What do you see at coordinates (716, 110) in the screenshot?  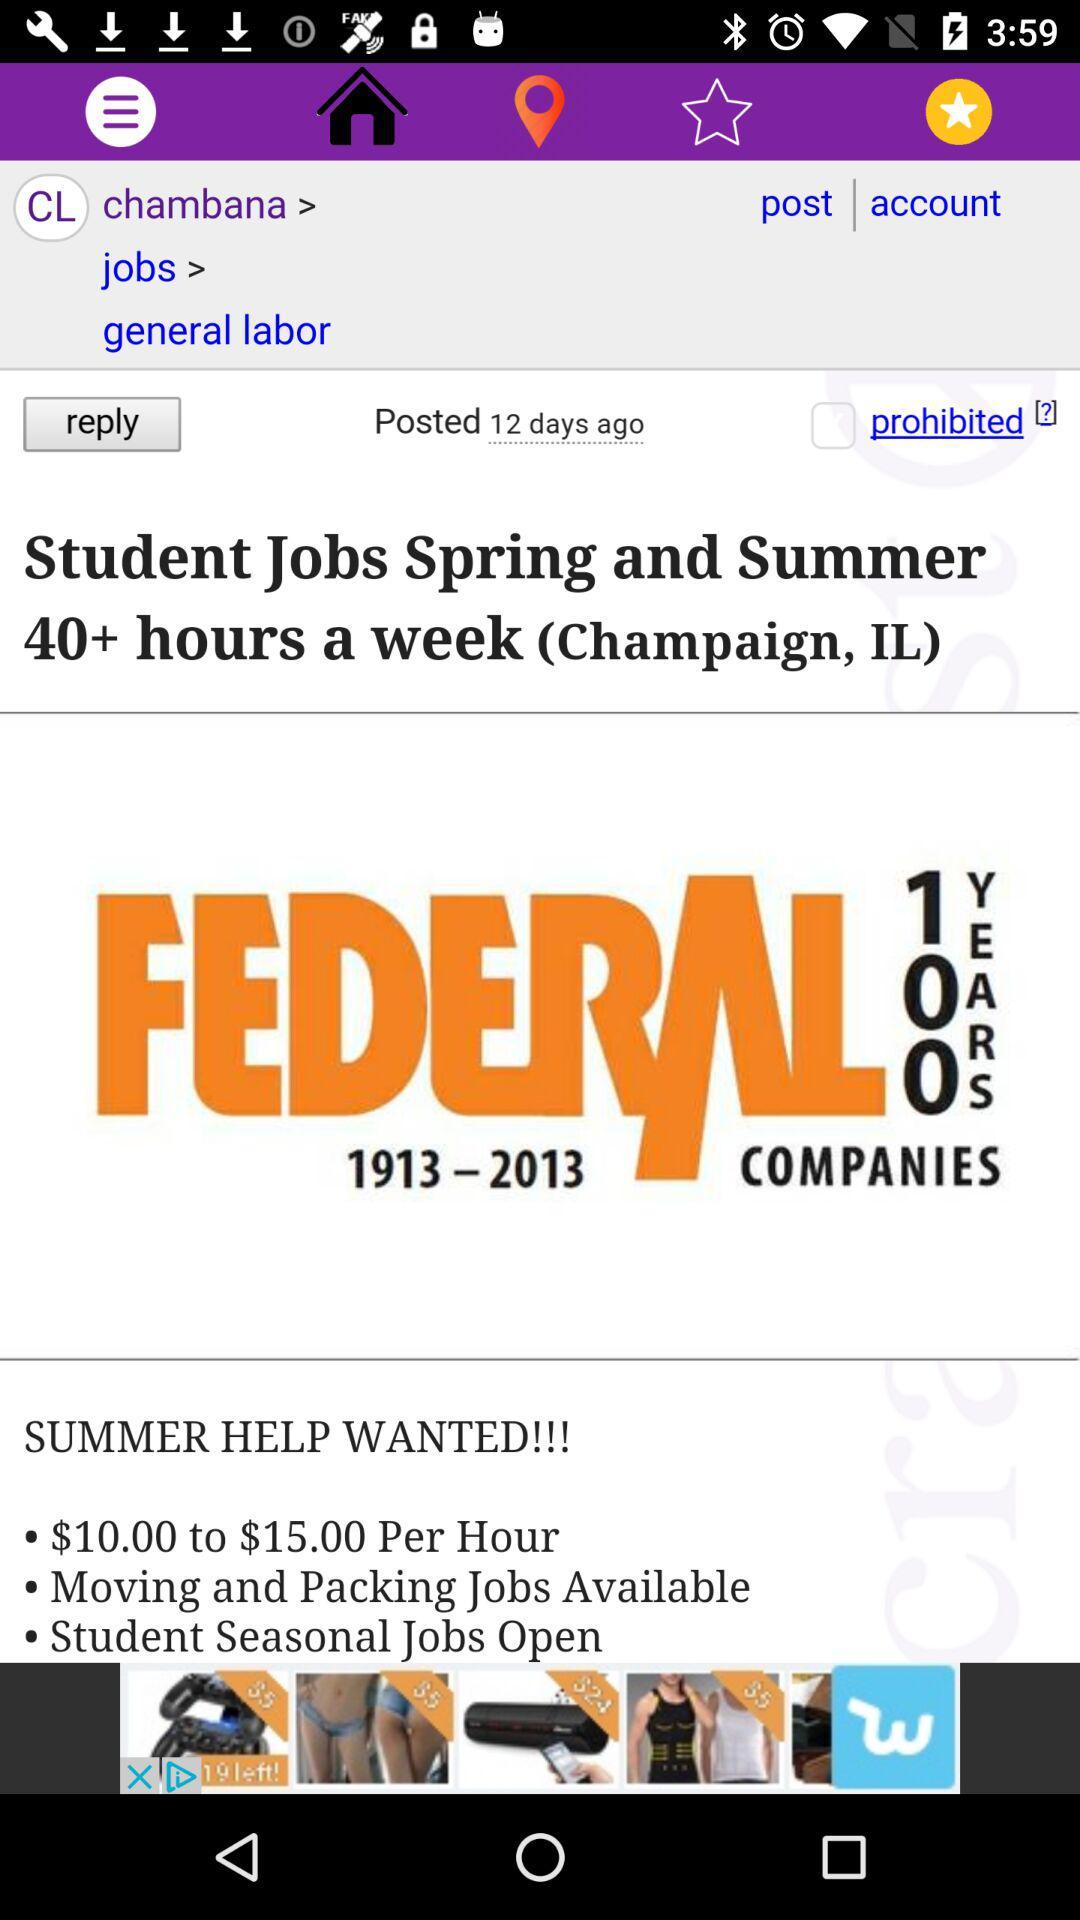 I see `star button` at bounding box center [716, 110].